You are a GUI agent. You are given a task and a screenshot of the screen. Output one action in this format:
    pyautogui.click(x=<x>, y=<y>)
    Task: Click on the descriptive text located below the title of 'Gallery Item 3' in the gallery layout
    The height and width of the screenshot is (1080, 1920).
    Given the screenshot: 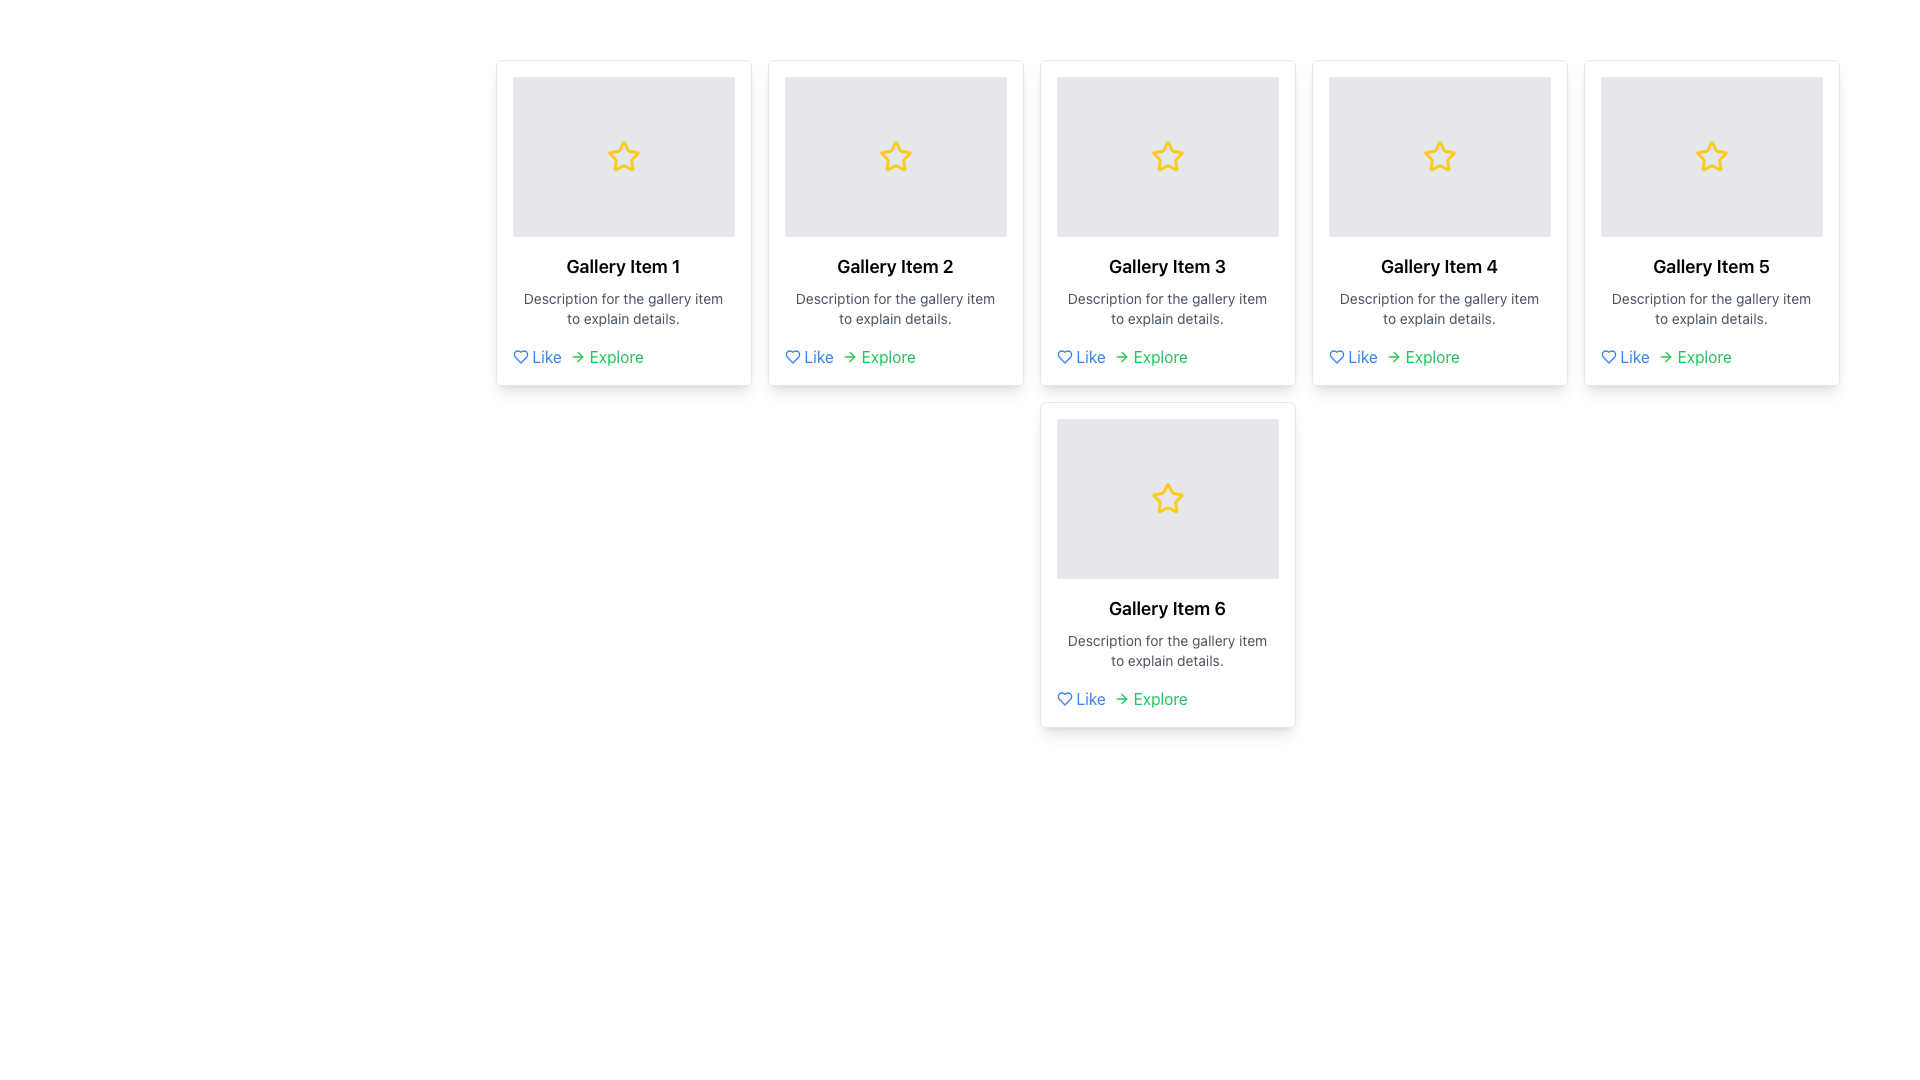 What is the action you would take?
    pyautogui.click(x=1167, y=308)
    